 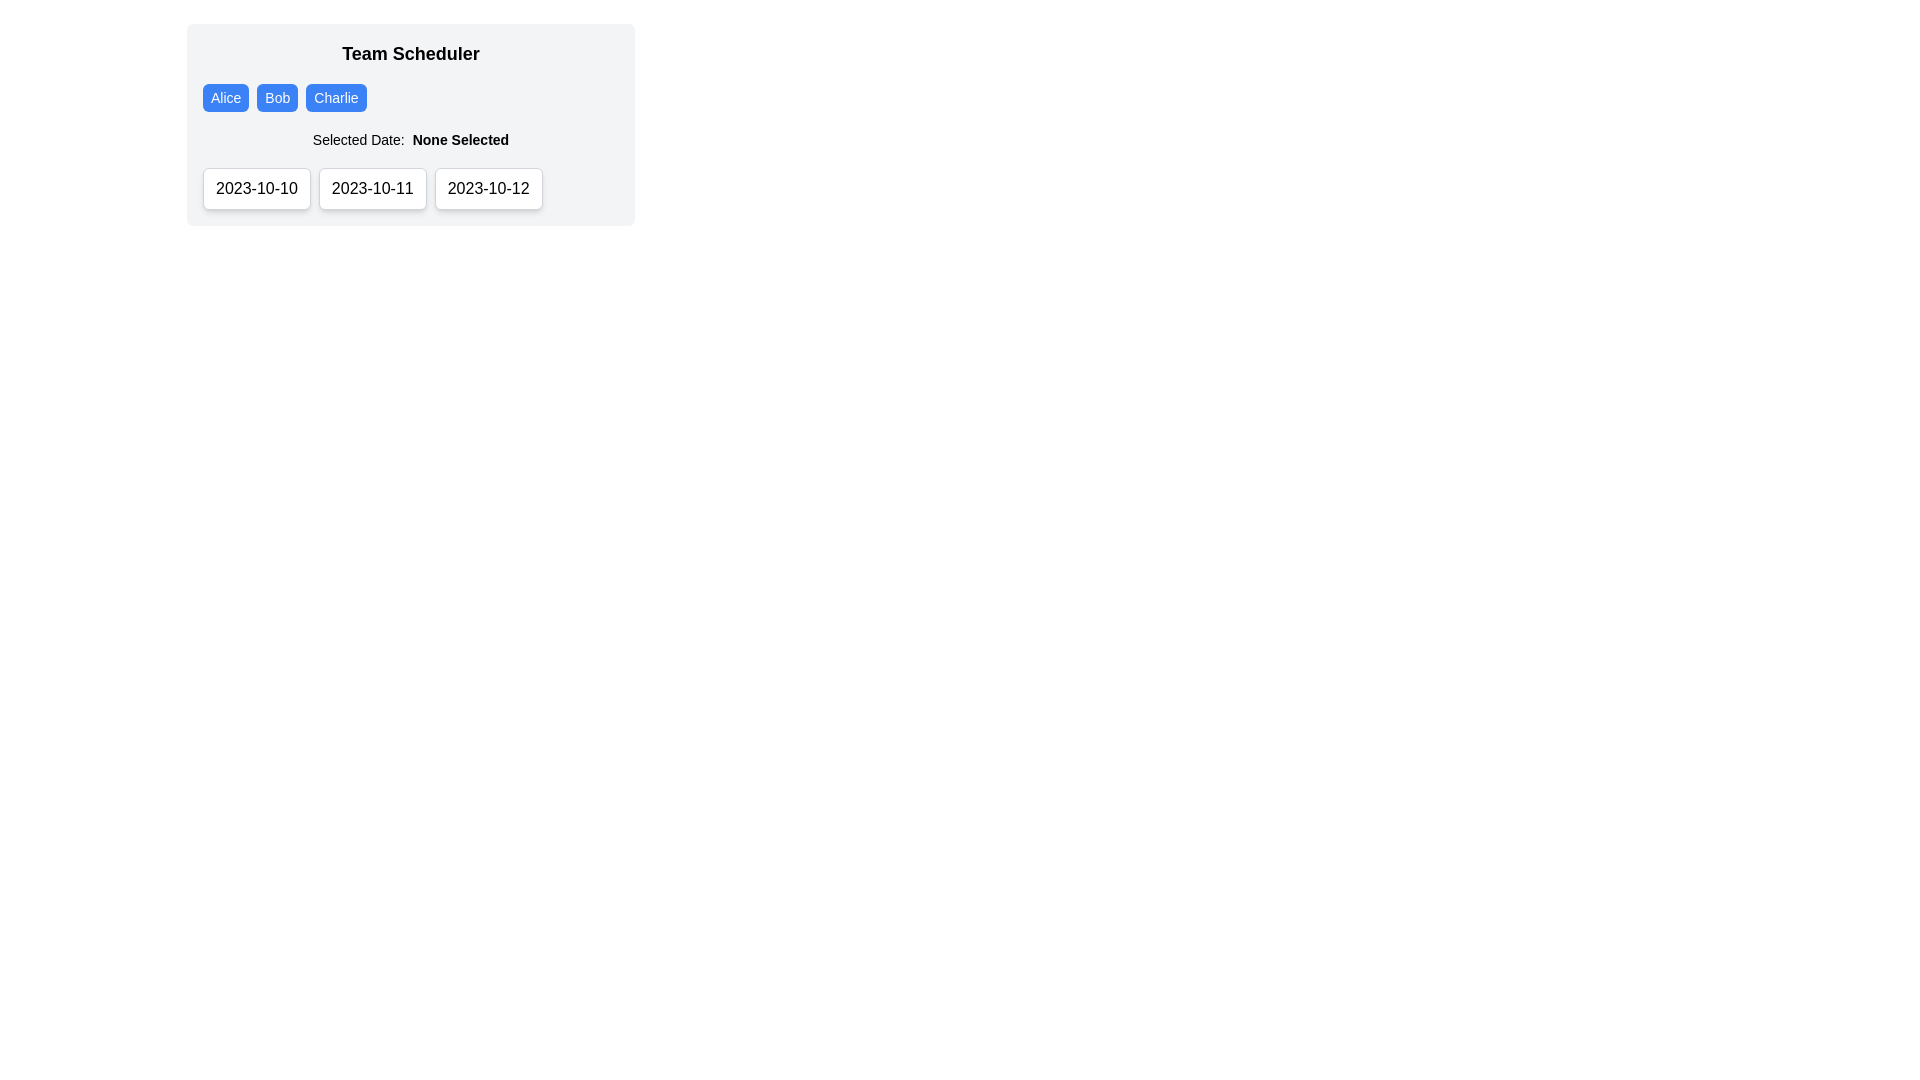 What do you see at coordinates (410, 138) in the screenshot?
I see `the label that displays 'Selected Date: None Selected', which is positioned beneath the buttons labeled 'Alice', 'Bob', and 'Charlie', and above a series of selectable dates` at bounding box center [410, 138].